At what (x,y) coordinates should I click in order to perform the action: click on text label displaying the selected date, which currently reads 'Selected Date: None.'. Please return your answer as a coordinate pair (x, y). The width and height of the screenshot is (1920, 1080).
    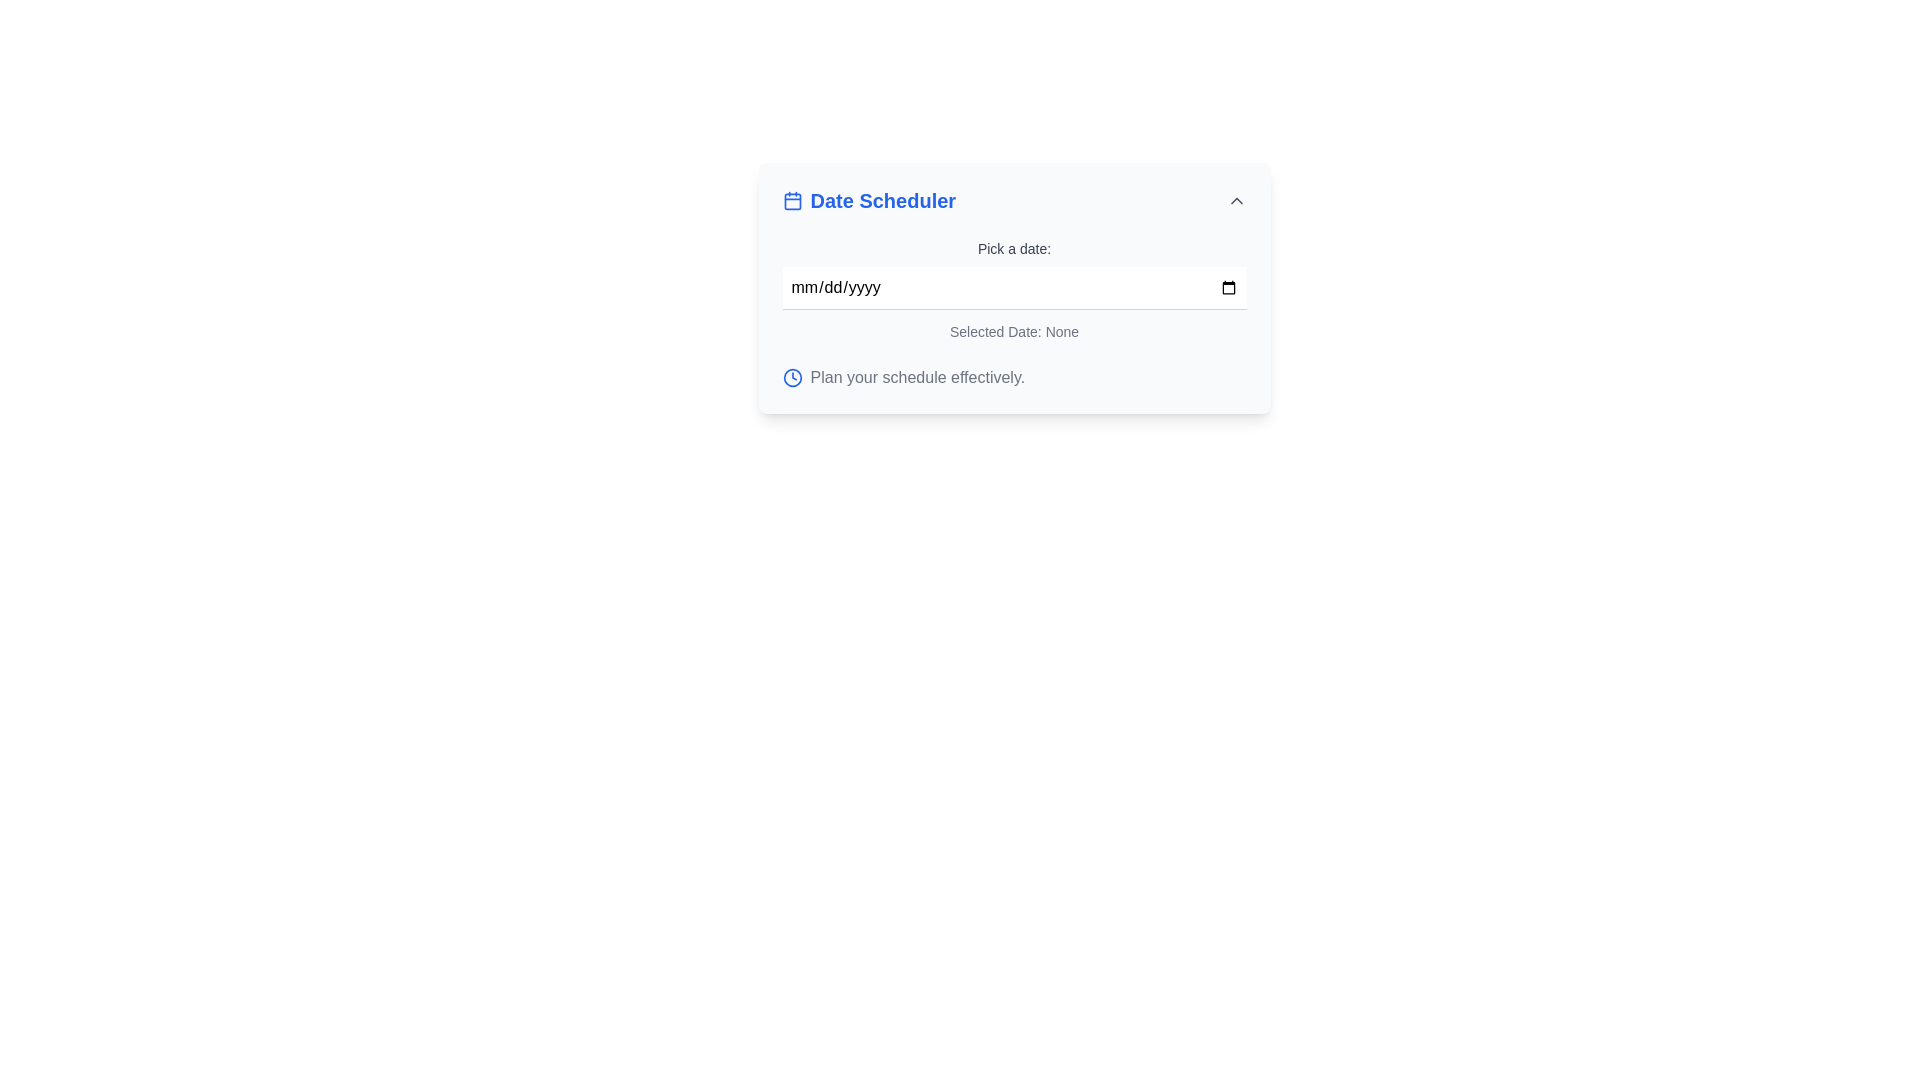
    Looking at the image, I should click on (1014, 330).